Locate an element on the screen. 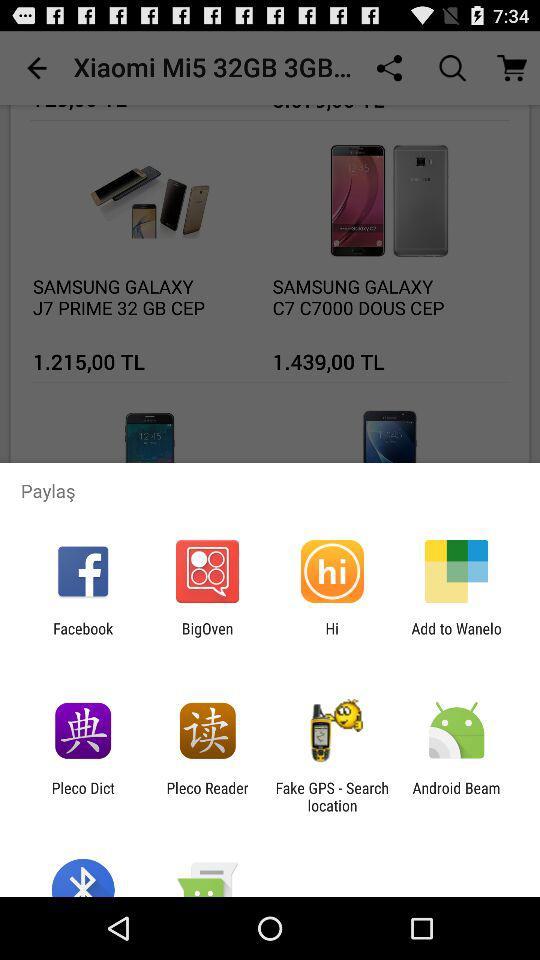  the pleco reader icon is located at coordinates (206, 796).